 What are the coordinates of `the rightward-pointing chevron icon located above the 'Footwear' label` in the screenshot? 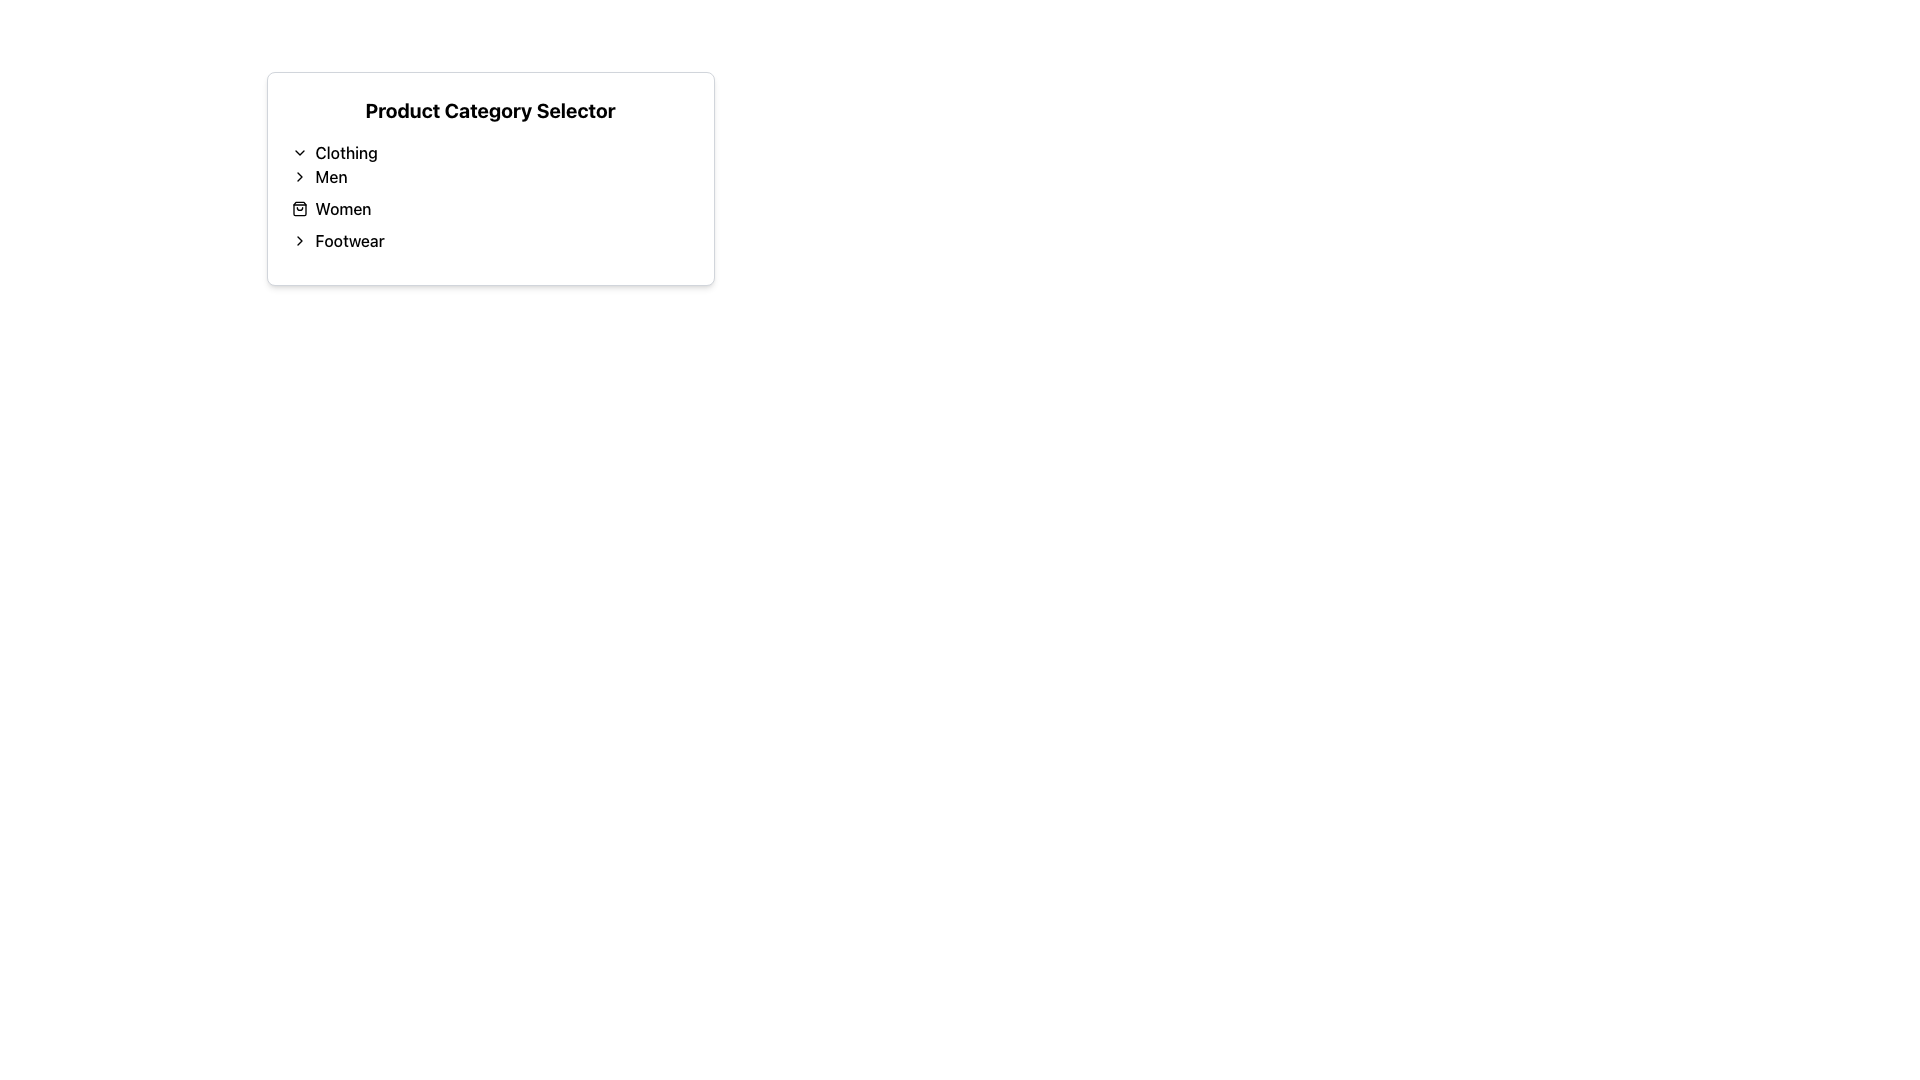 It's located at (298, 239).